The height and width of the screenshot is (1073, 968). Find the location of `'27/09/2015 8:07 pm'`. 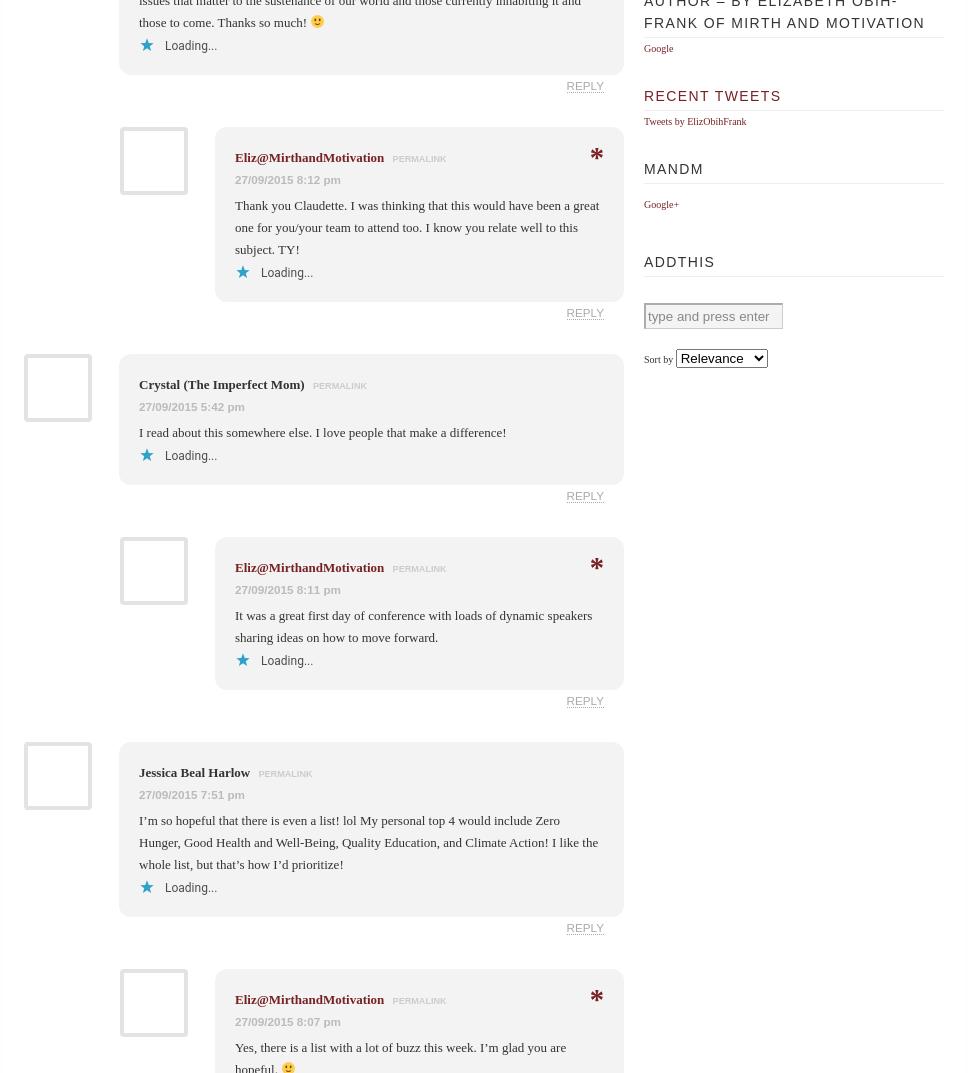

'27/09/2015 8:07 pm' is located at coordinates (286, 1020).